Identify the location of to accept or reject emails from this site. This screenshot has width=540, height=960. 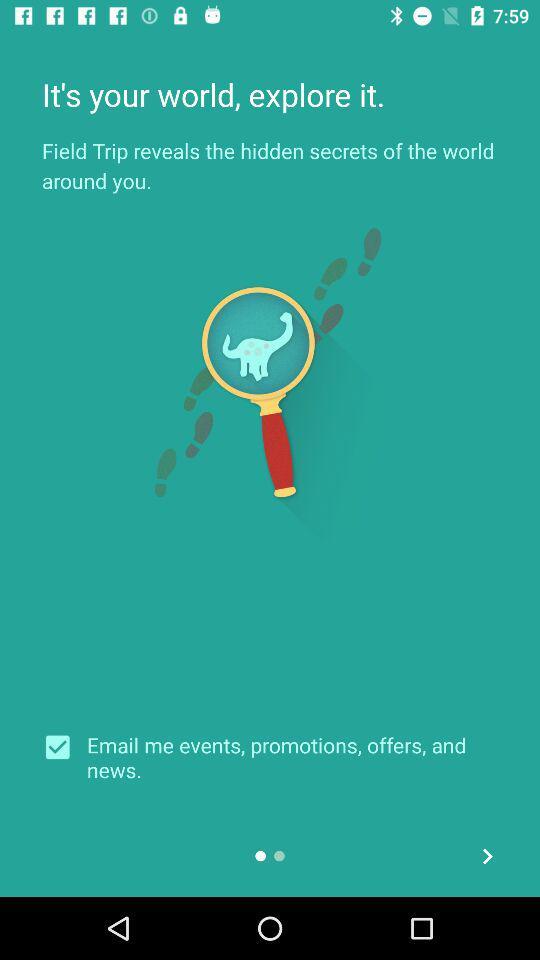
(64, 746).